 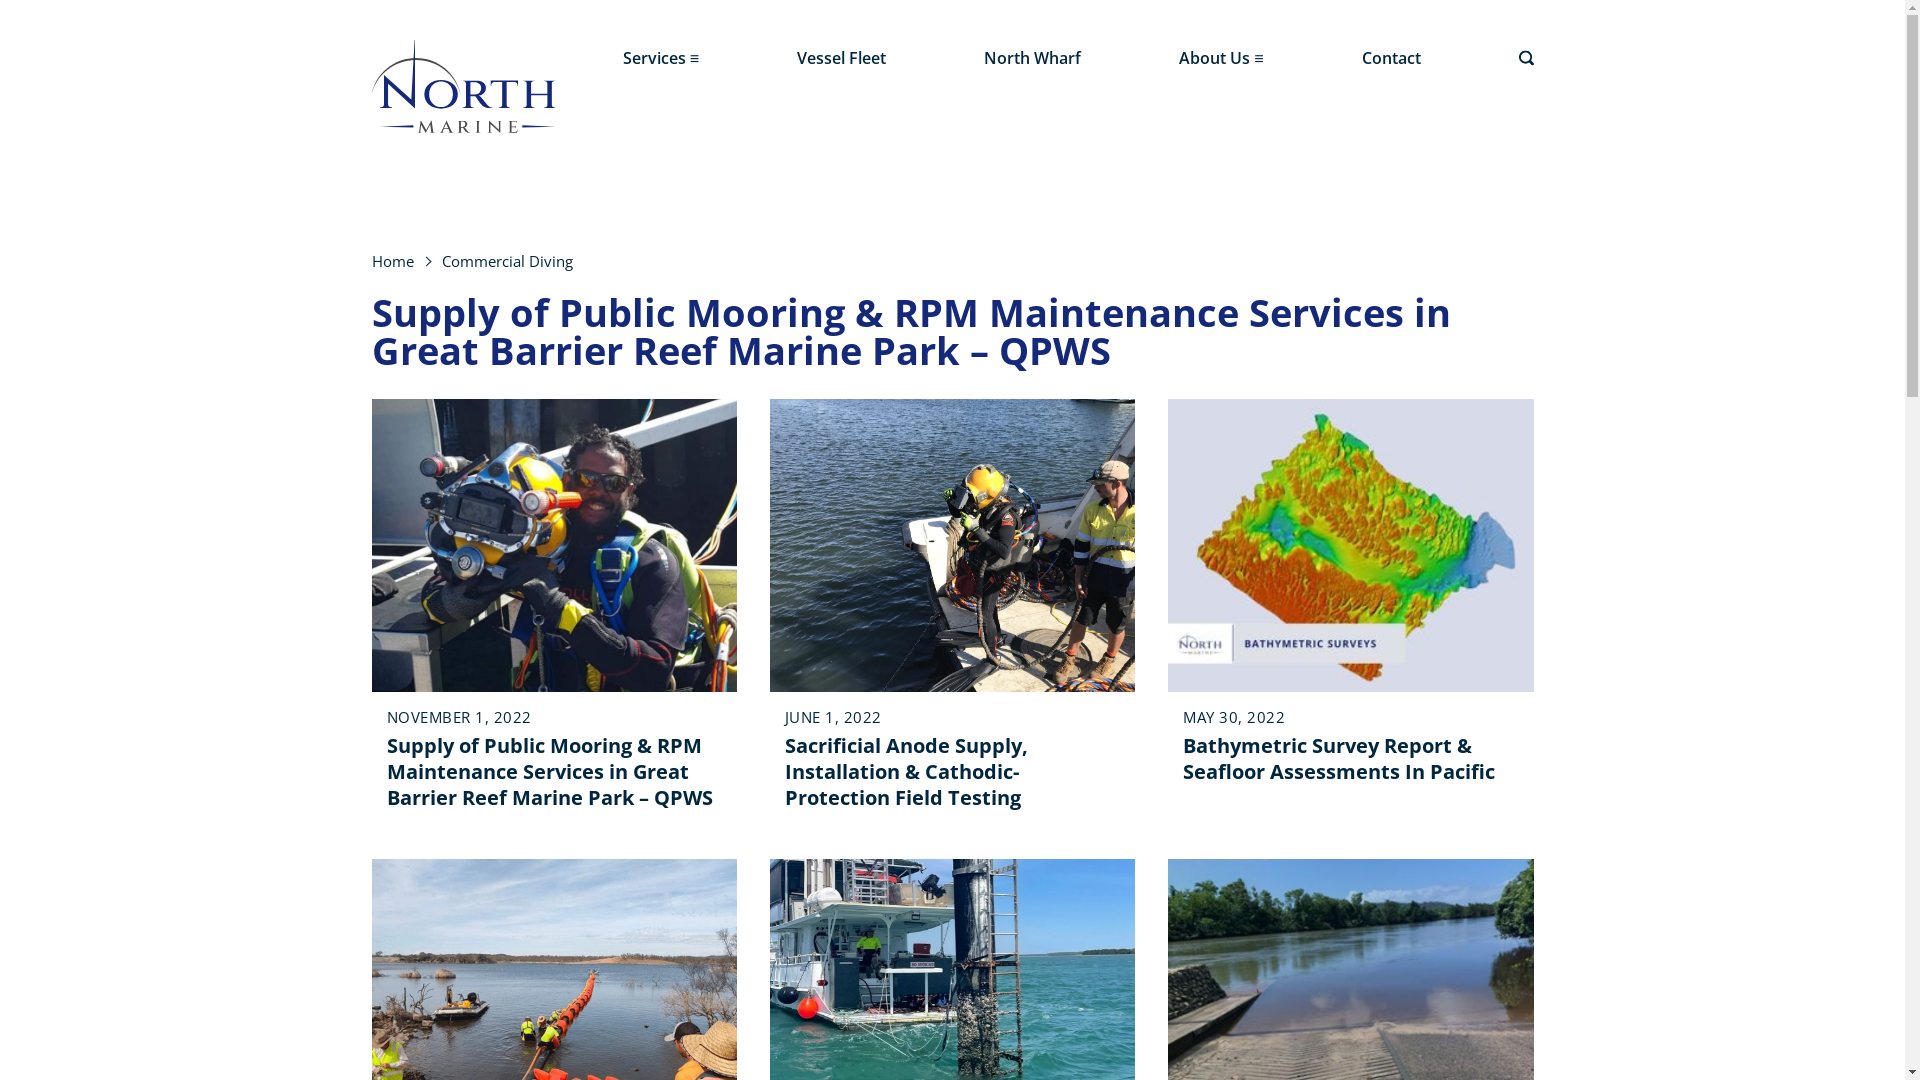 What do you see at coordinates (1389, 56) in the screenshot?
I see `'Contact'` at bounding box center [1389, 56].